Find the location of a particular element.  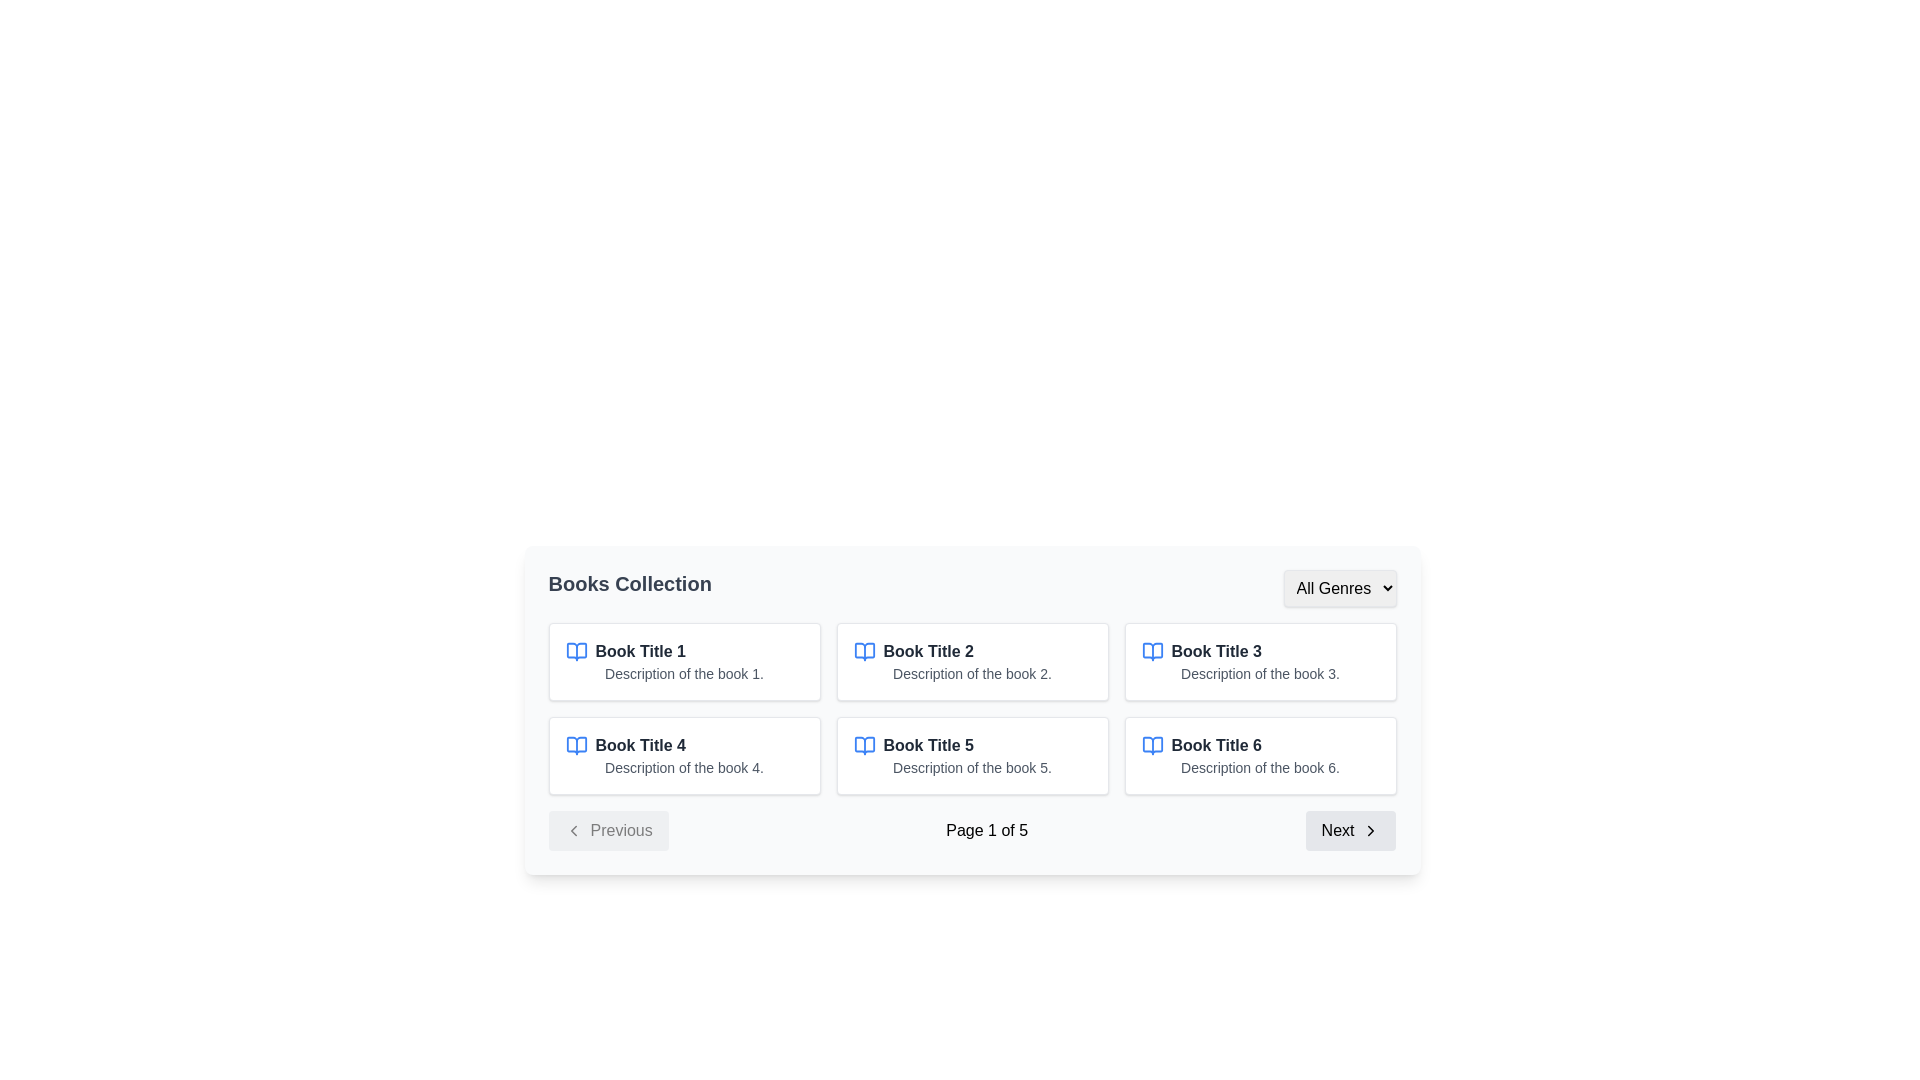

the chevron-right icon located within the 'Next' button on the navigation bar at the bottom of the card containing book titles is located at coordinates (1370, 830).